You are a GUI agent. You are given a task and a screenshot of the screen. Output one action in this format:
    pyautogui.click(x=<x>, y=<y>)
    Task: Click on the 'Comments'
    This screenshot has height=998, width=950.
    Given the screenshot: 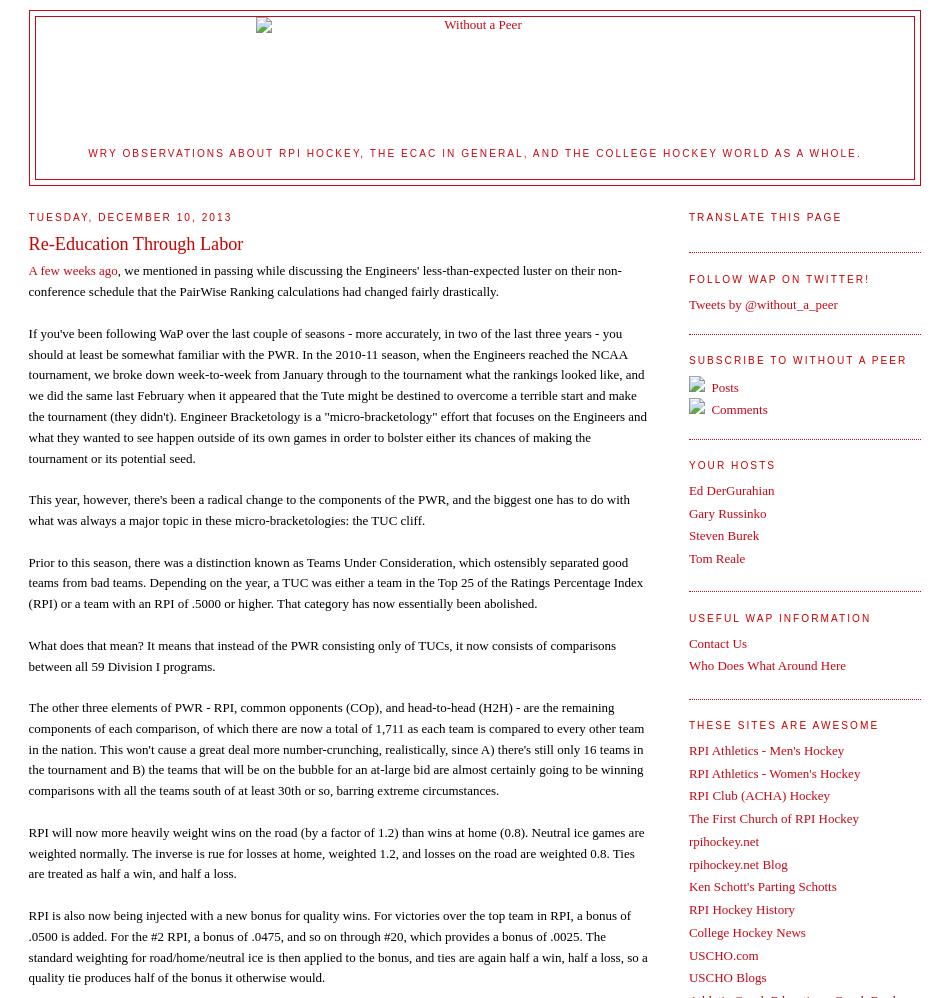 What is the action you would take?
    pyautogui.click(x=736, y=408)
    